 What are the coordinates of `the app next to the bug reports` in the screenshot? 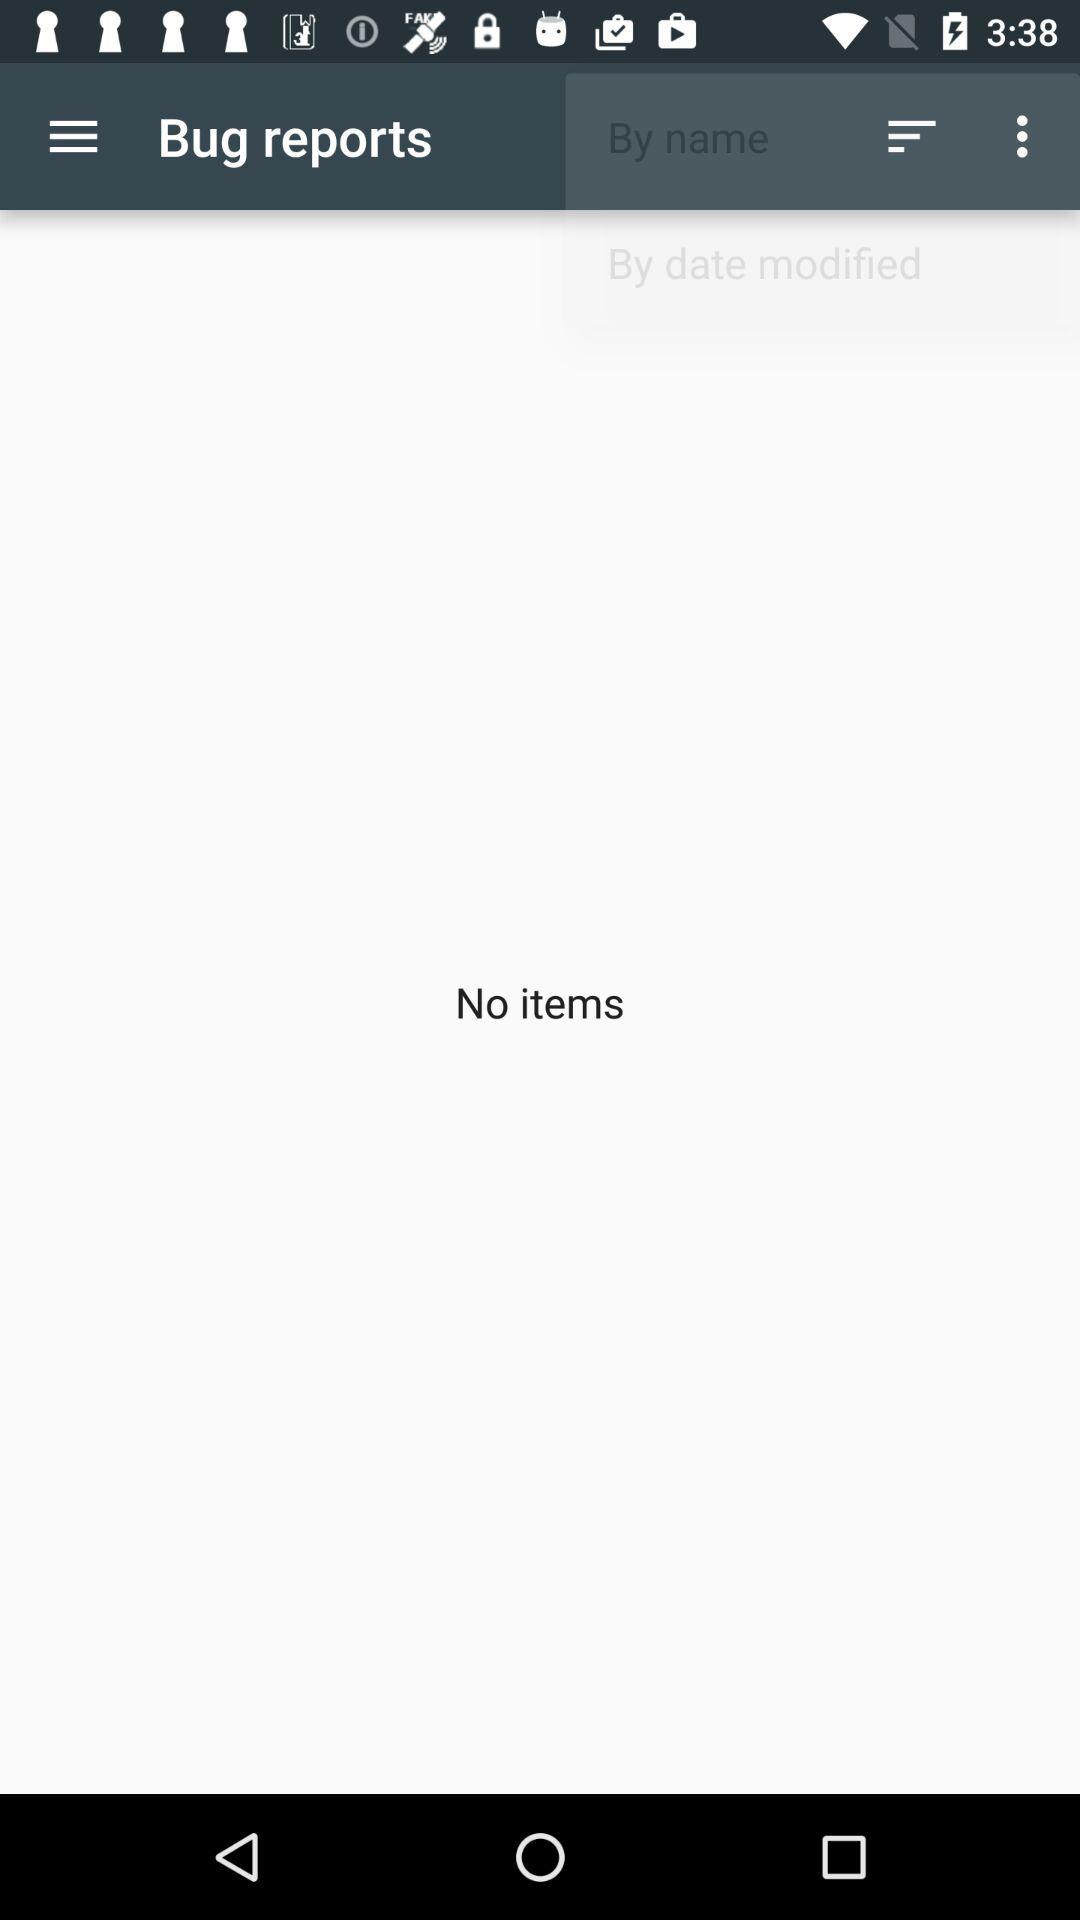 It's located at (911, 135).